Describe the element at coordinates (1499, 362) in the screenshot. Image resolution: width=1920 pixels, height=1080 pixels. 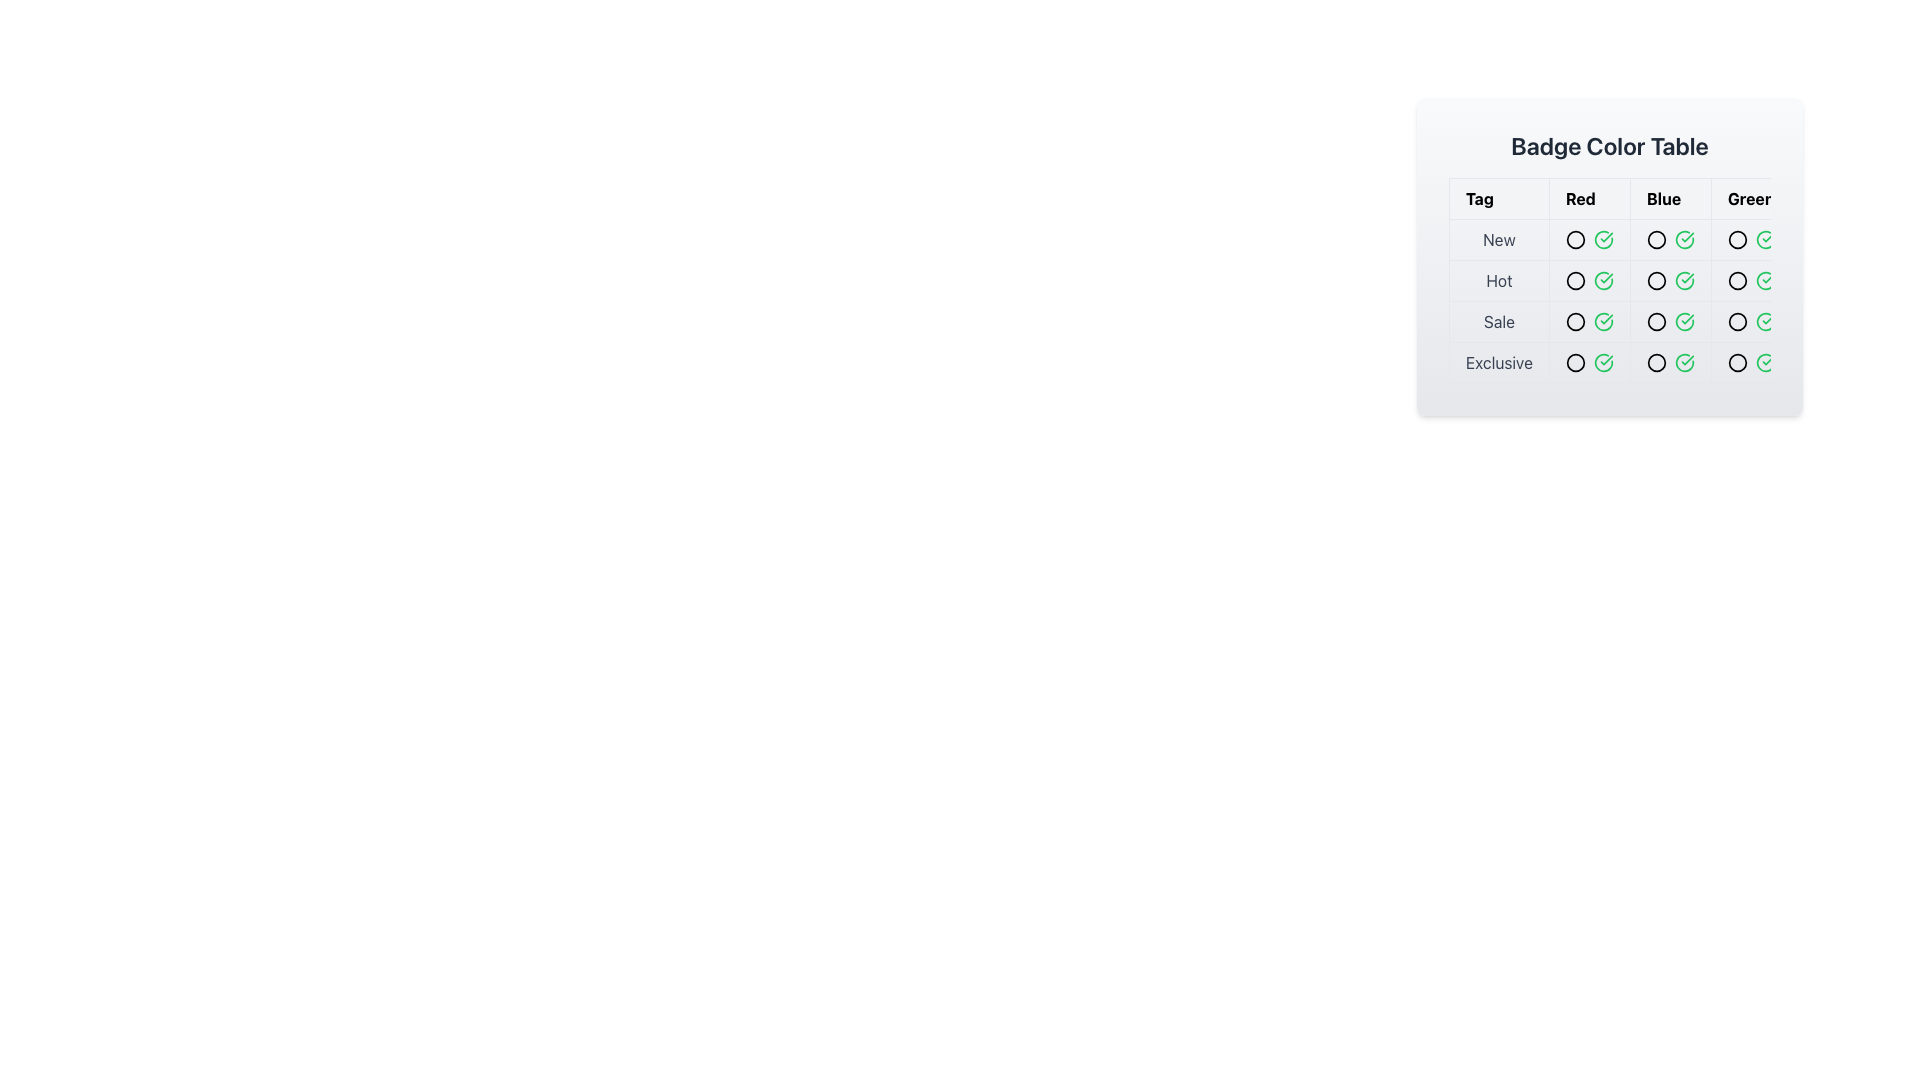
I see `the text label displaying 'Exclusive' located in the fourth row under the 'Tag' column of the table` at that location.